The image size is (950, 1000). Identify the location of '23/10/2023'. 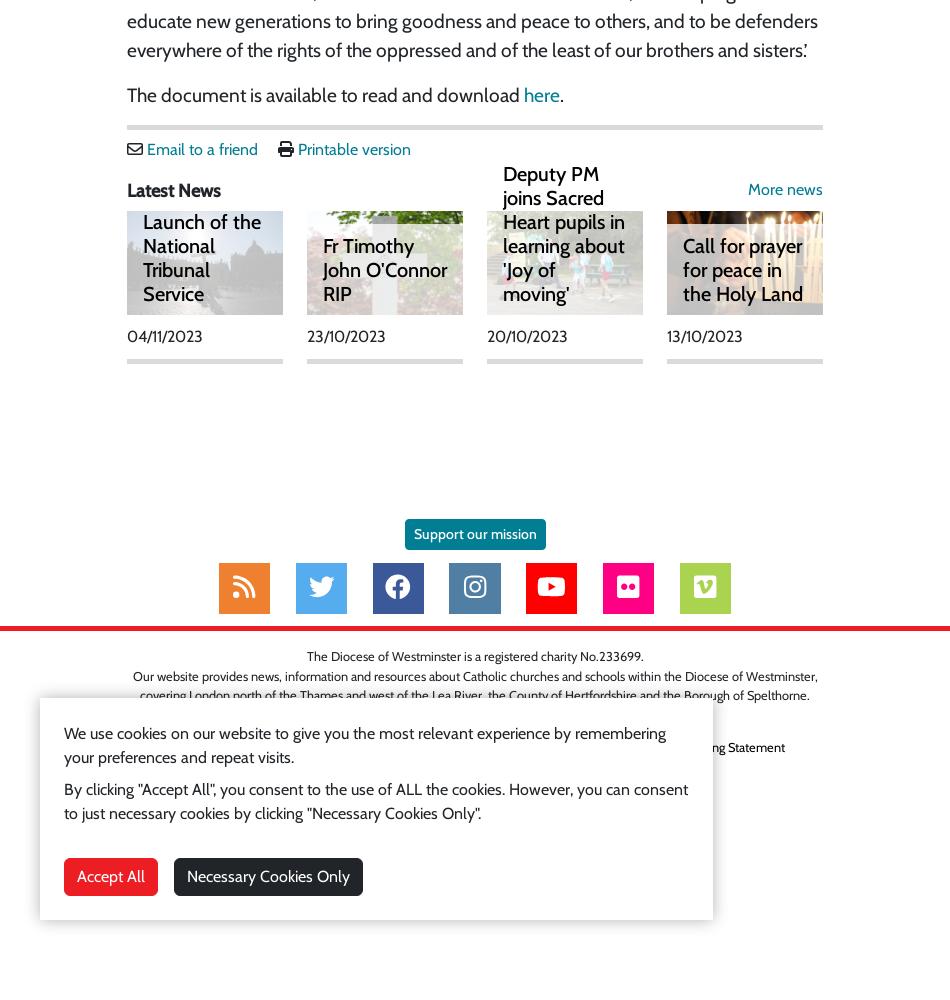
(345, 334).